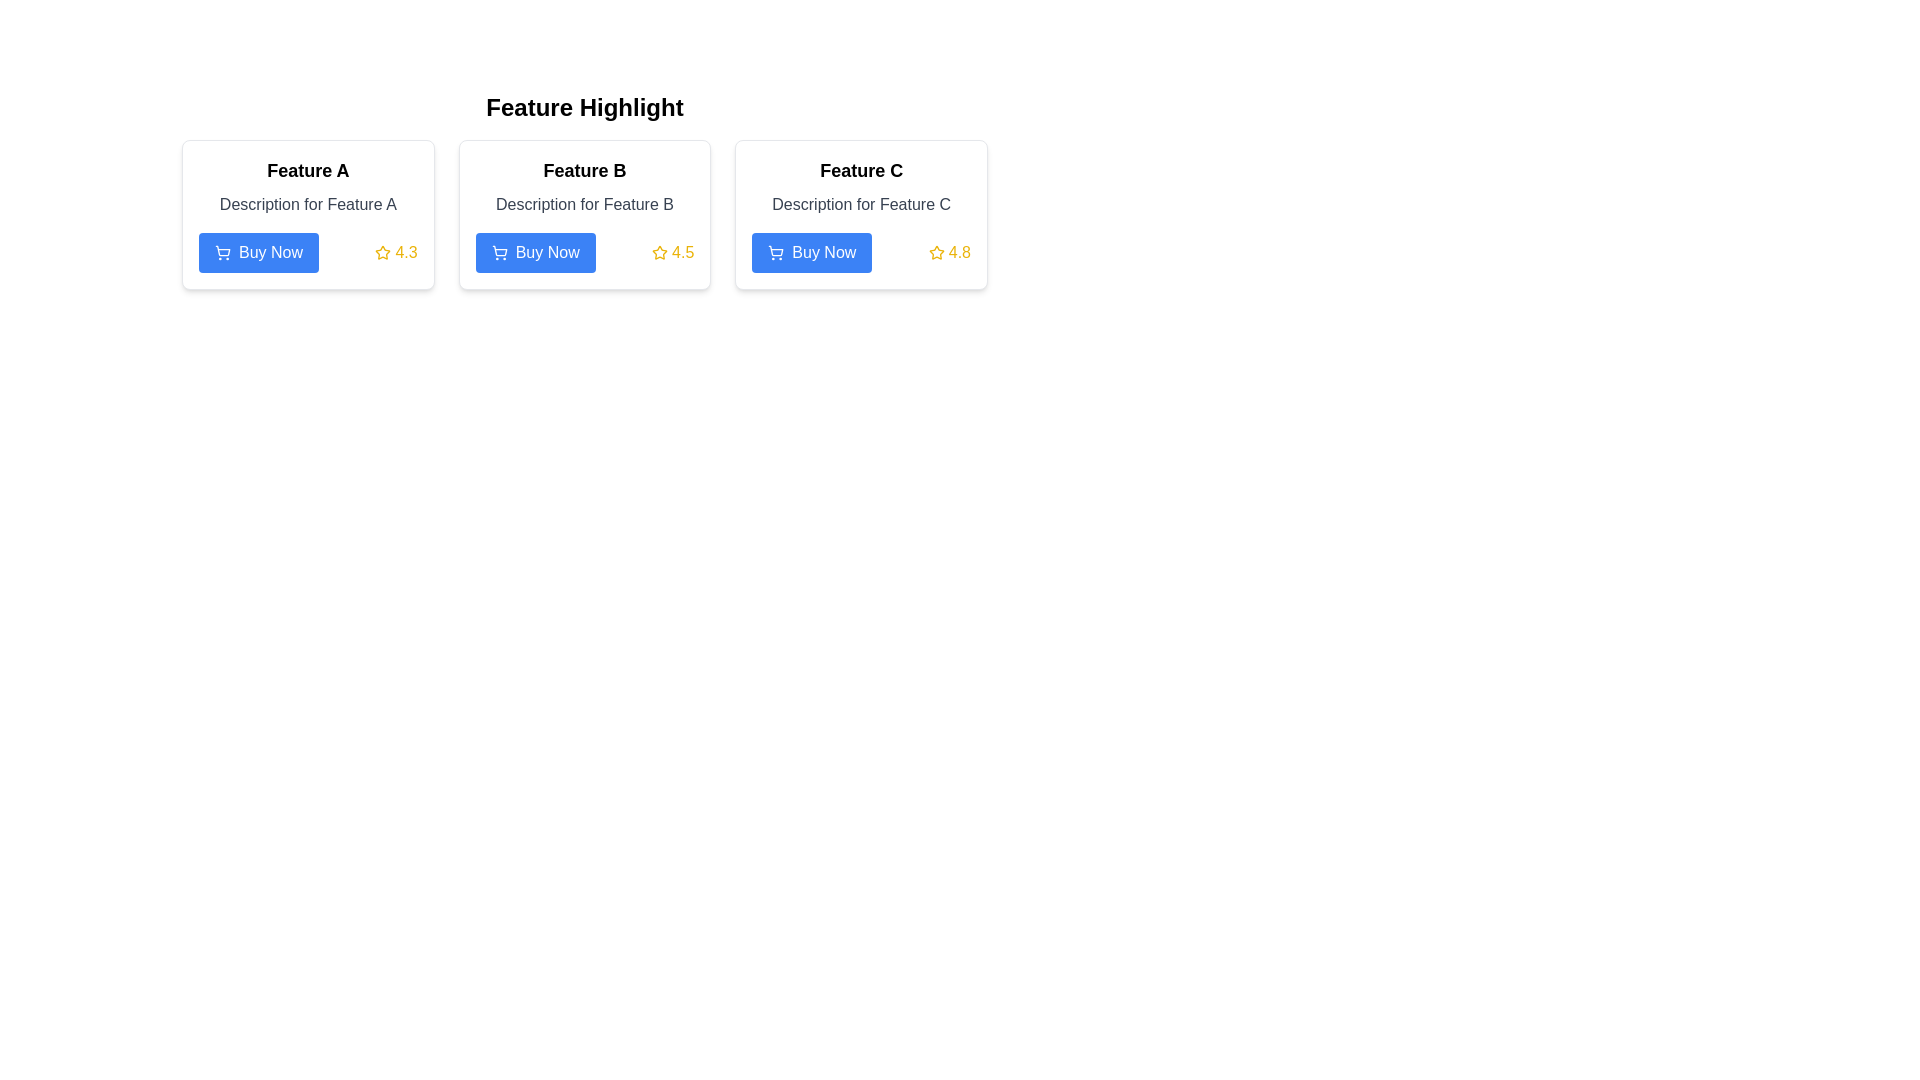 The image size is (1920, 1080). What do you see at coordinates (775, 252) in the screenshot?
I see `the shopping cart icon located within the 'Buy Now' button in the card labeled 'Feature C', which is the third icon from the left` at bounding box center [775, 252].